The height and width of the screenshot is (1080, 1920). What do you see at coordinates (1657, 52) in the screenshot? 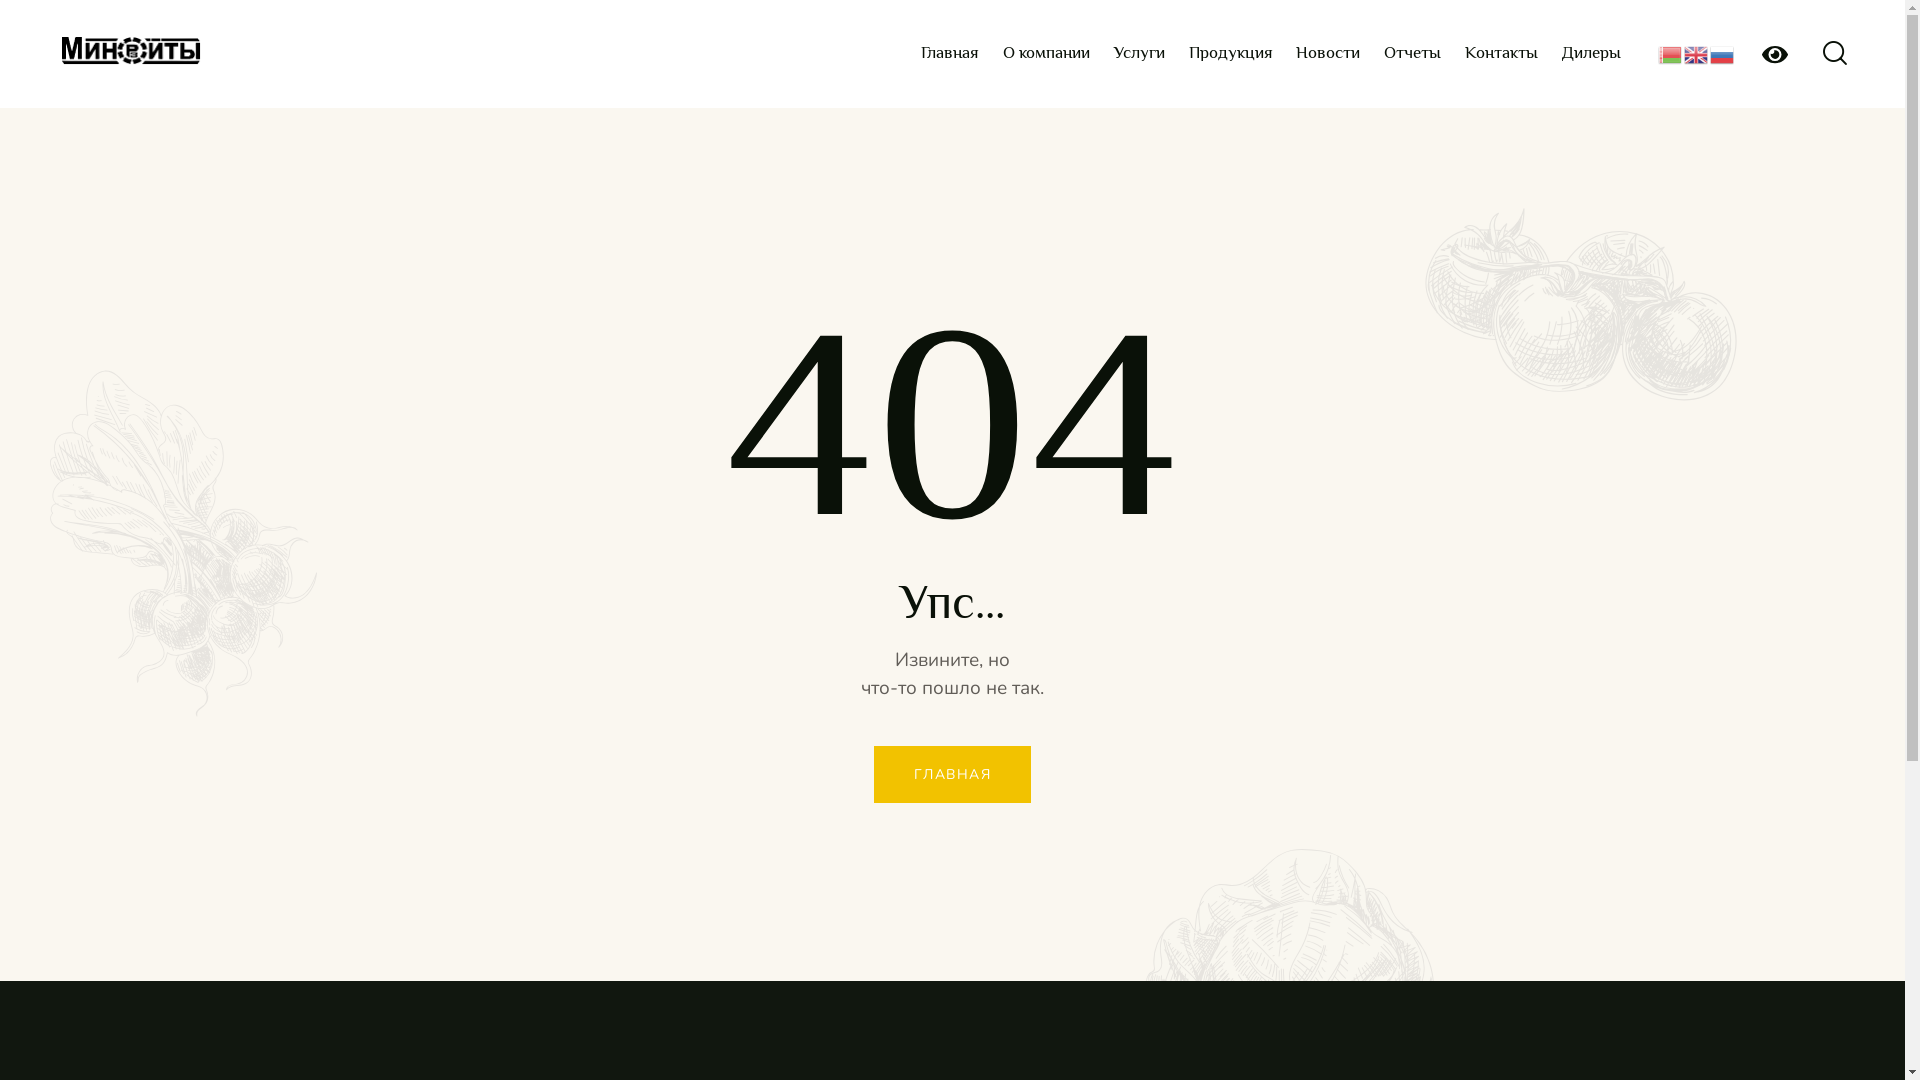
I see `'Belarusian'` at bounding box center [1657, 52].